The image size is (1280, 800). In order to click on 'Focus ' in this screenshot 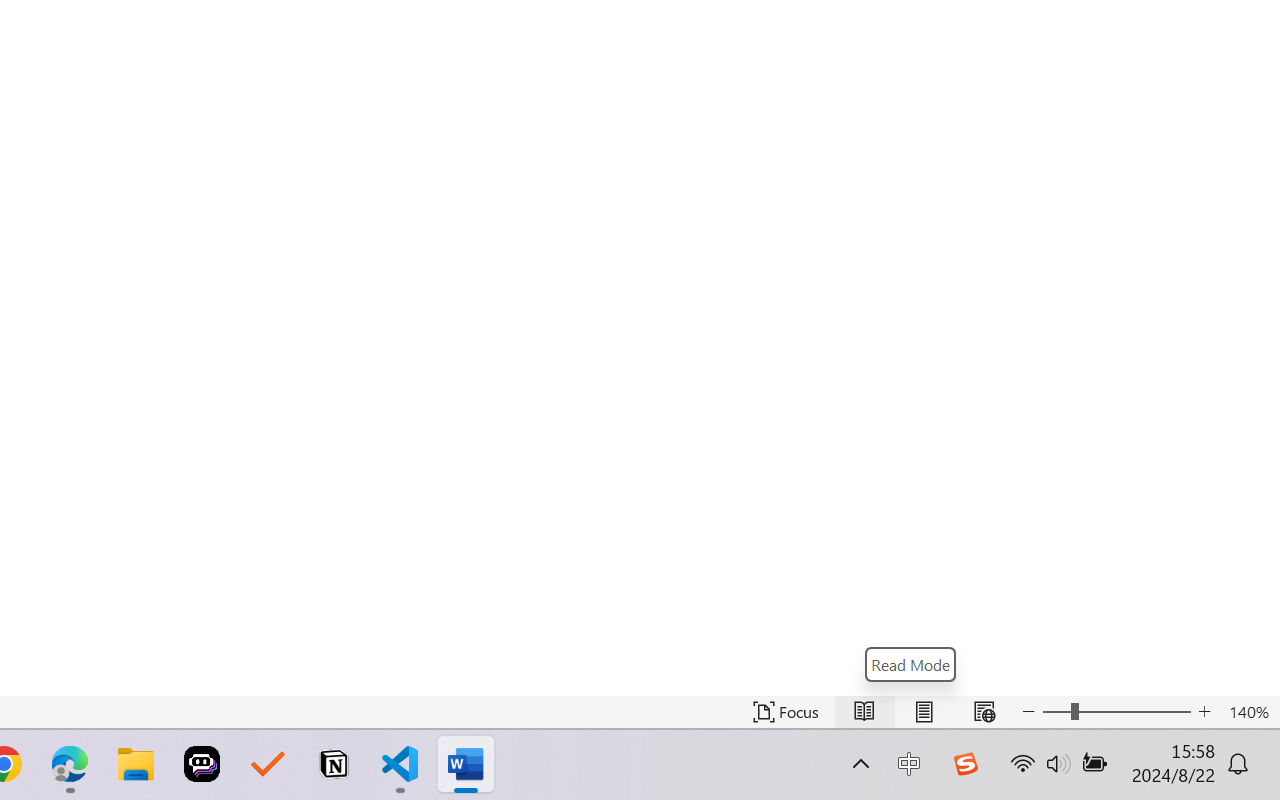, I will do `click(785, 711)`.